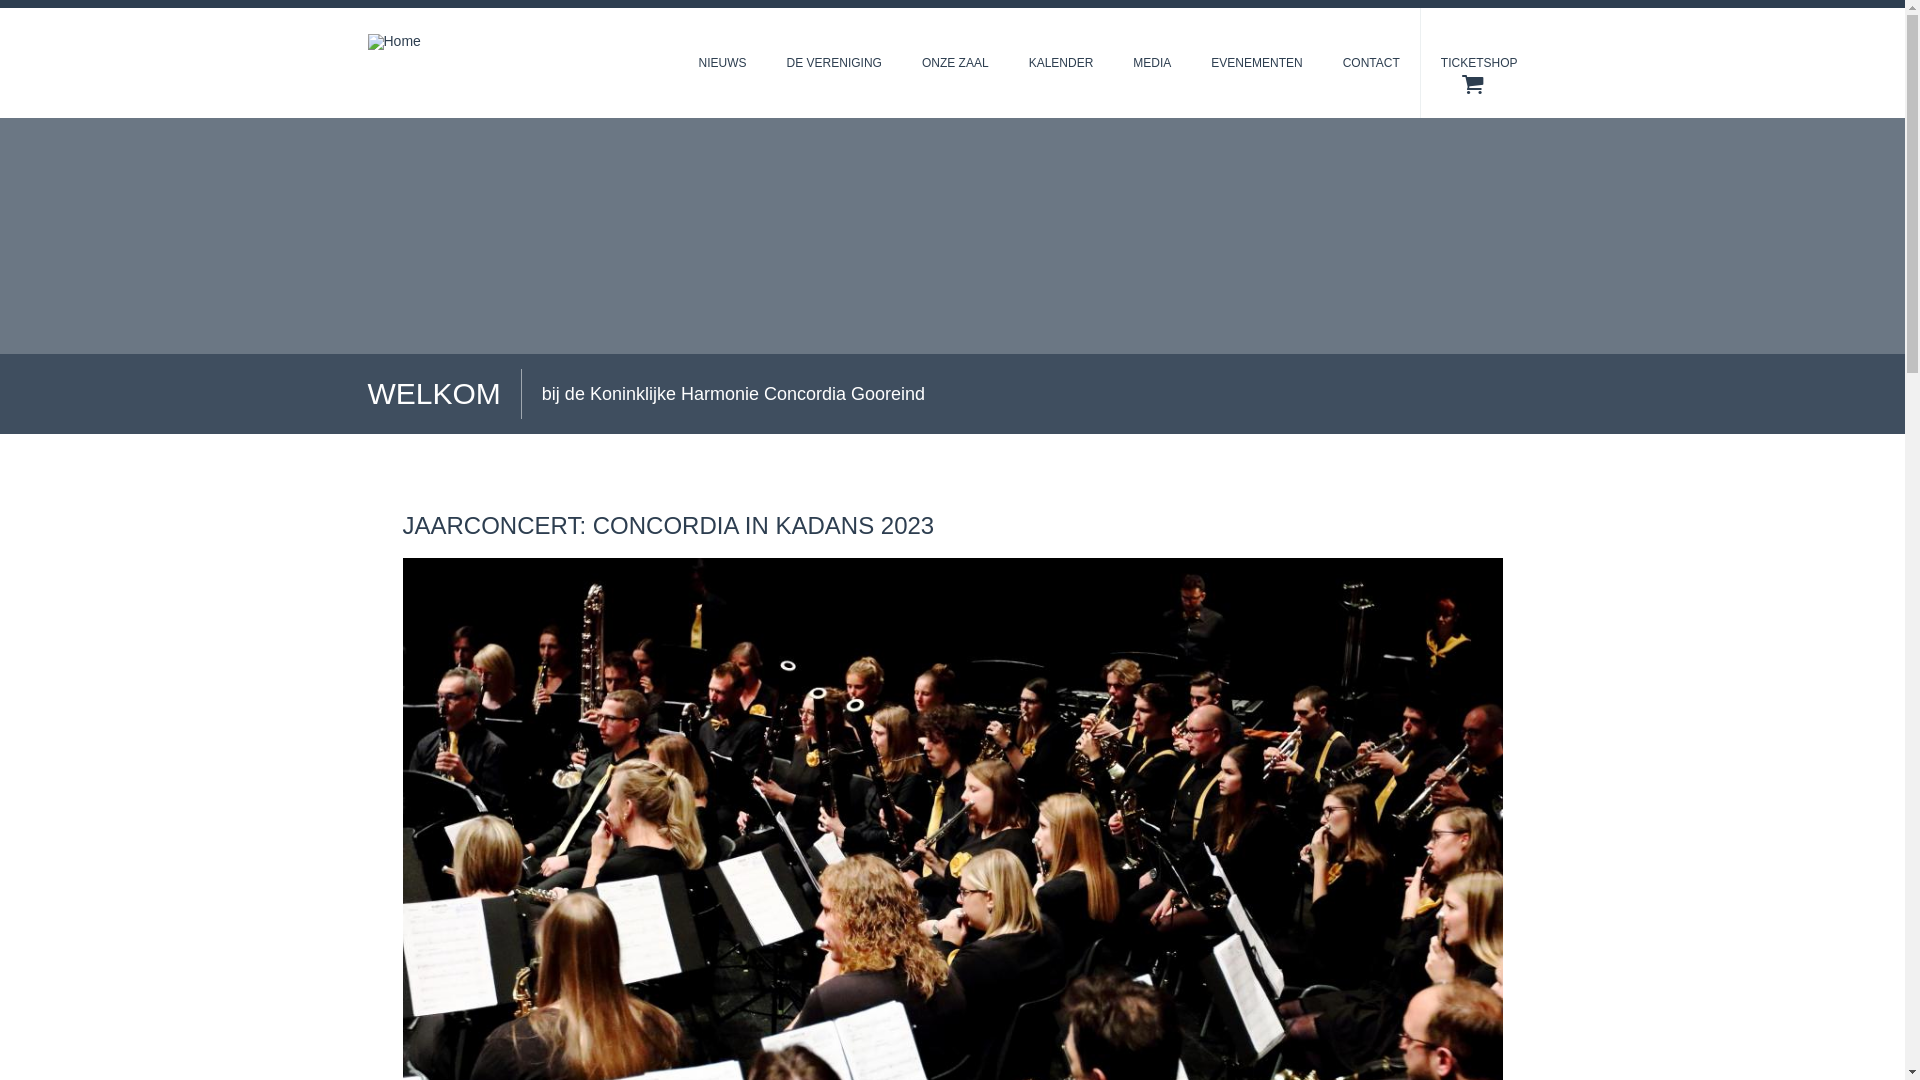 This screenshot has height=1080, width=1920. What do you see at coordinates (722, 61) in the screenshot?
I see `'NIEUWS'` at bounding box center [722, 61].